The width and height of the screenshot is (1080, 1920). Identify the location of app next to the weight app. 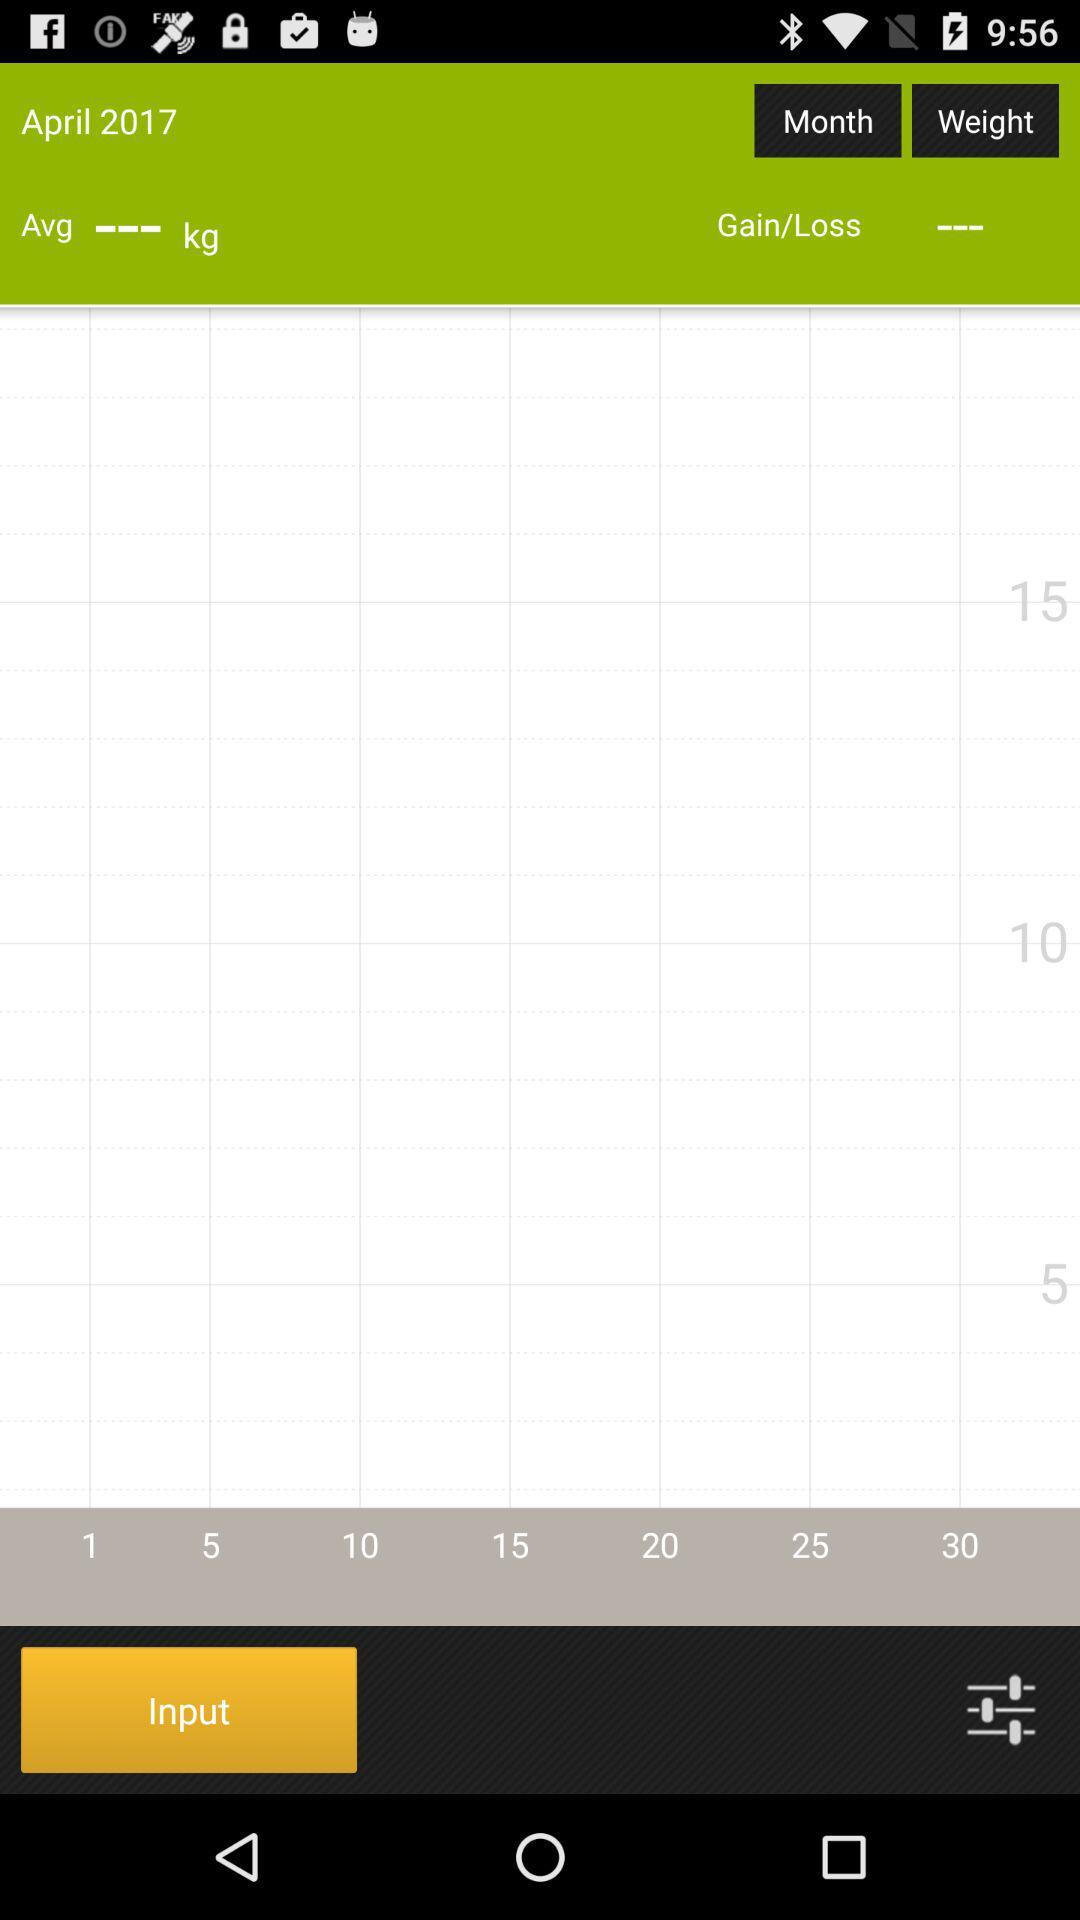
(828, 119).